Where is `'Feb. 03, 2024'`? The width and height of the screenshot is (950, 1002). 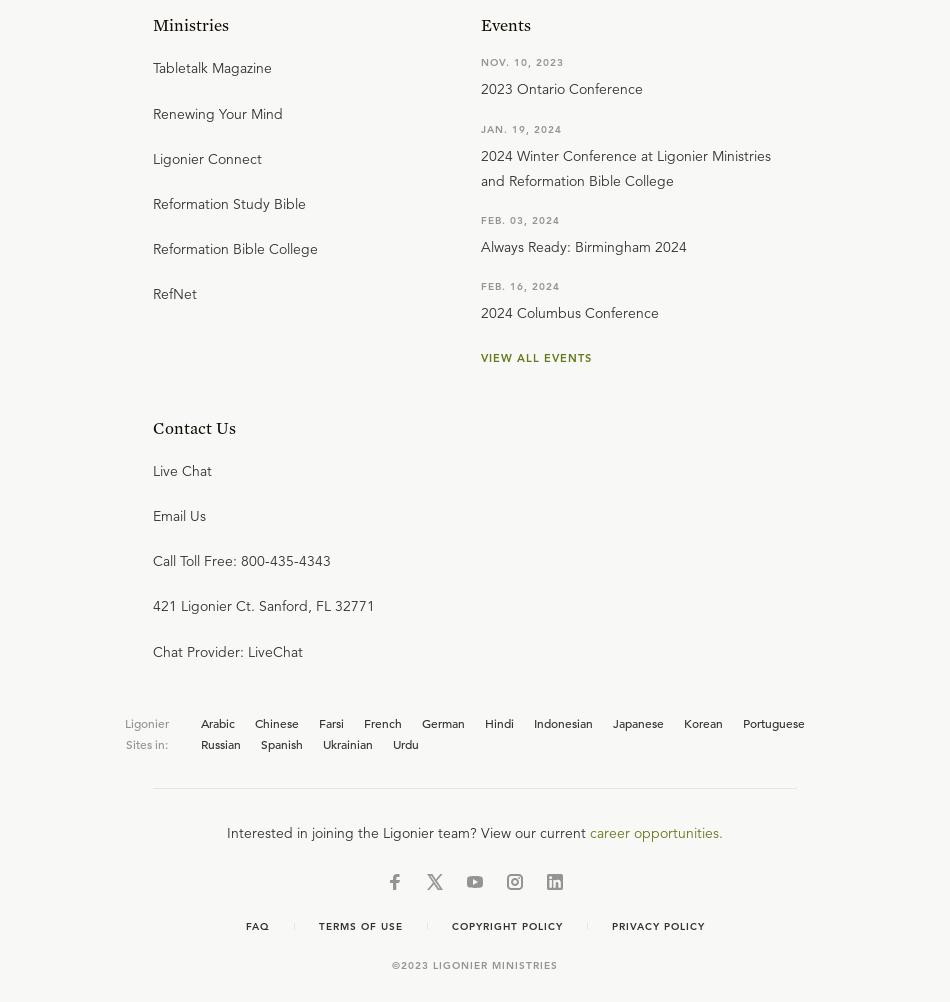 'Feb. 03, 2024' is located at coordinates (520, 219).